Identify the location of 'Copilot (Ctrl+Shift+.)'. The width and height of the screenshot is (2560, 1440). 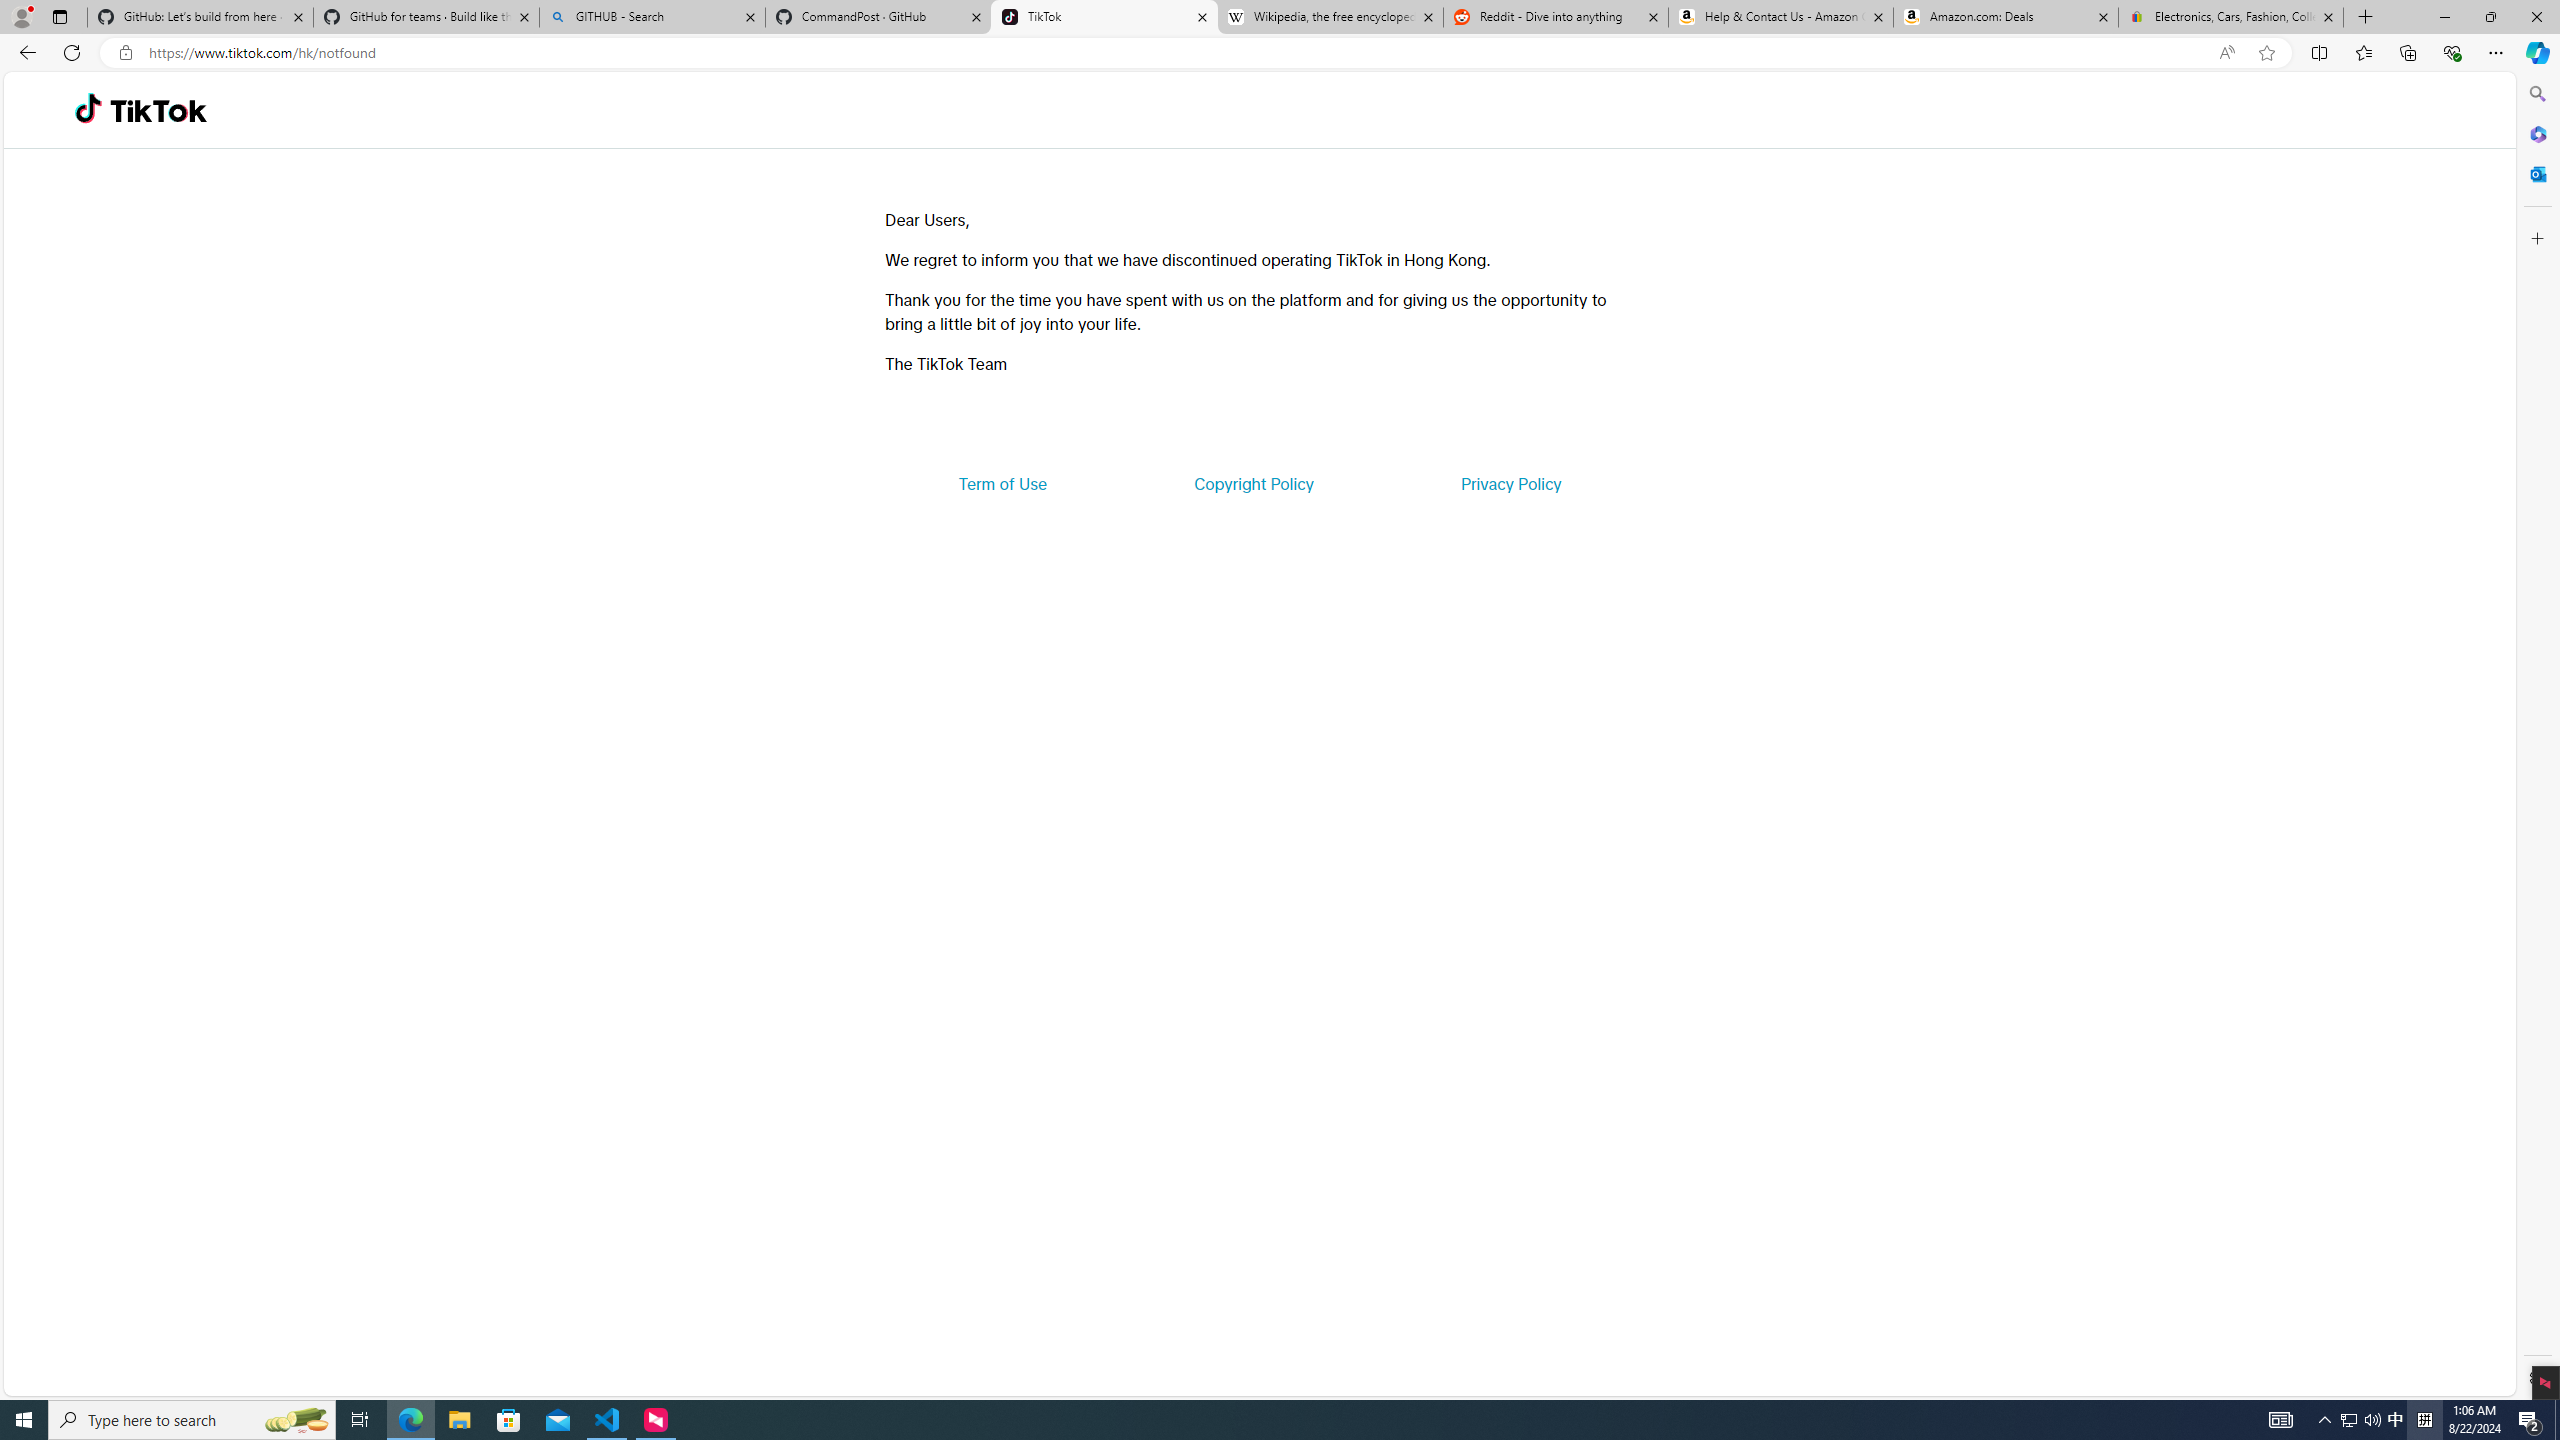
(2535, 51).